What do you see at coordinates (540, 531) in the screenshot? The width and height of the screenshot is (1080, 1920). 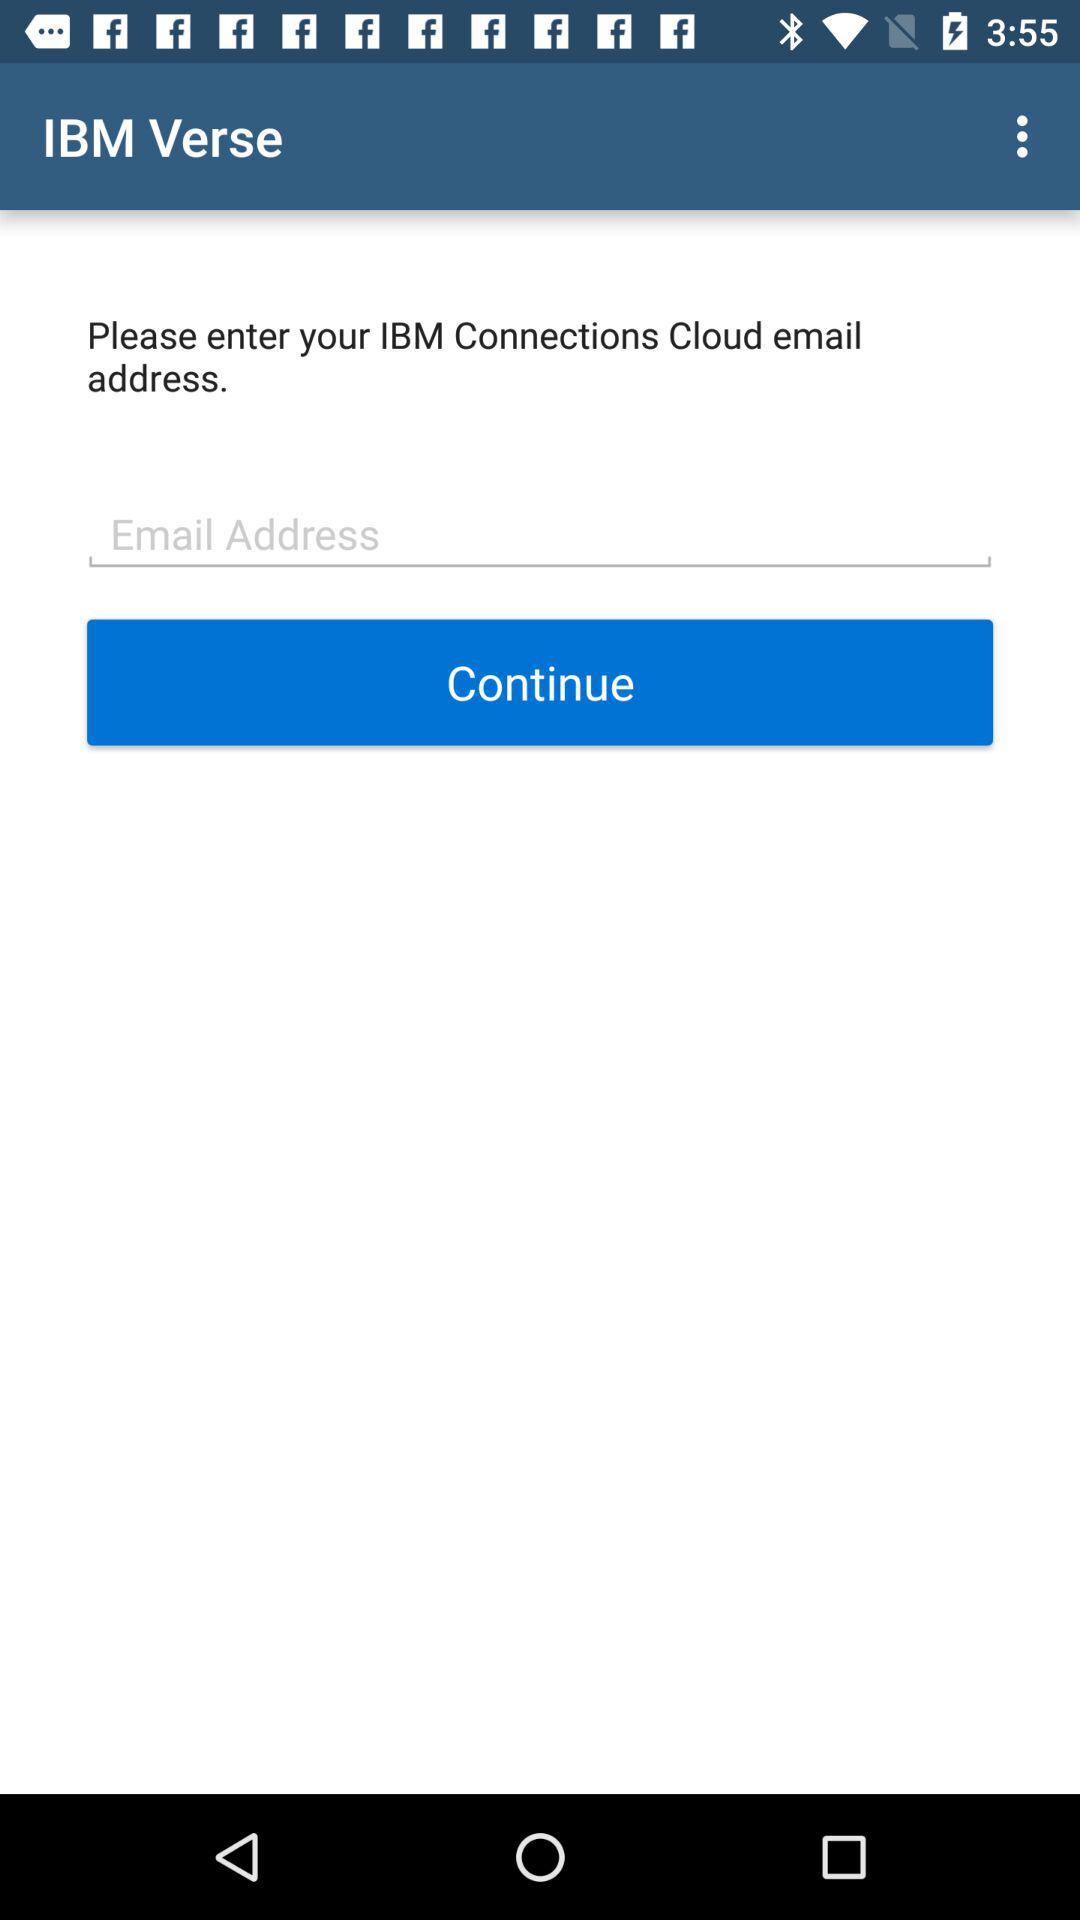 I see `the icon above continue icon` at bounding box center [540, 531].